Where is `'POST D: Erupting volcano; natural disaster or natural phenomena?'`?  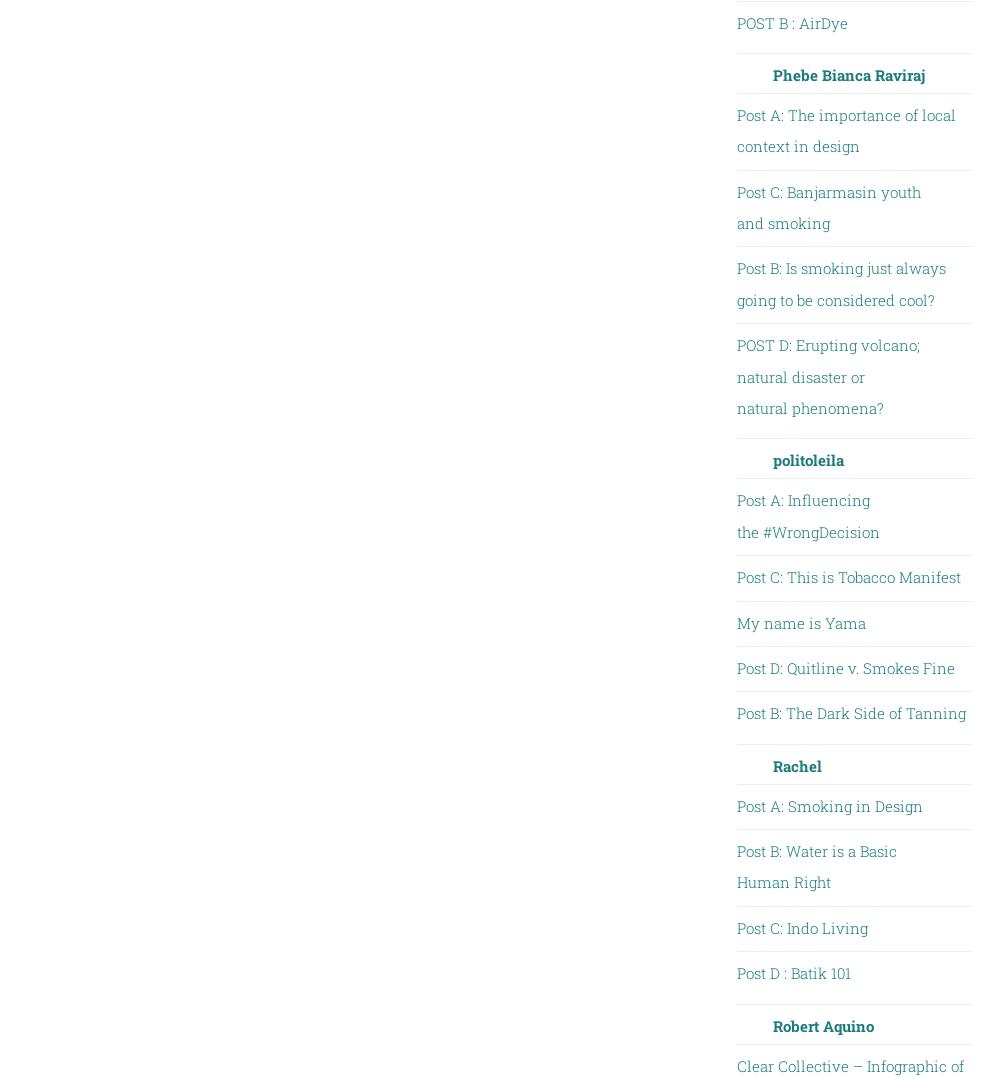
'POST D: Erupting volcano; natural disaster or natural phenomena?' is located at coordinates (826, 376).